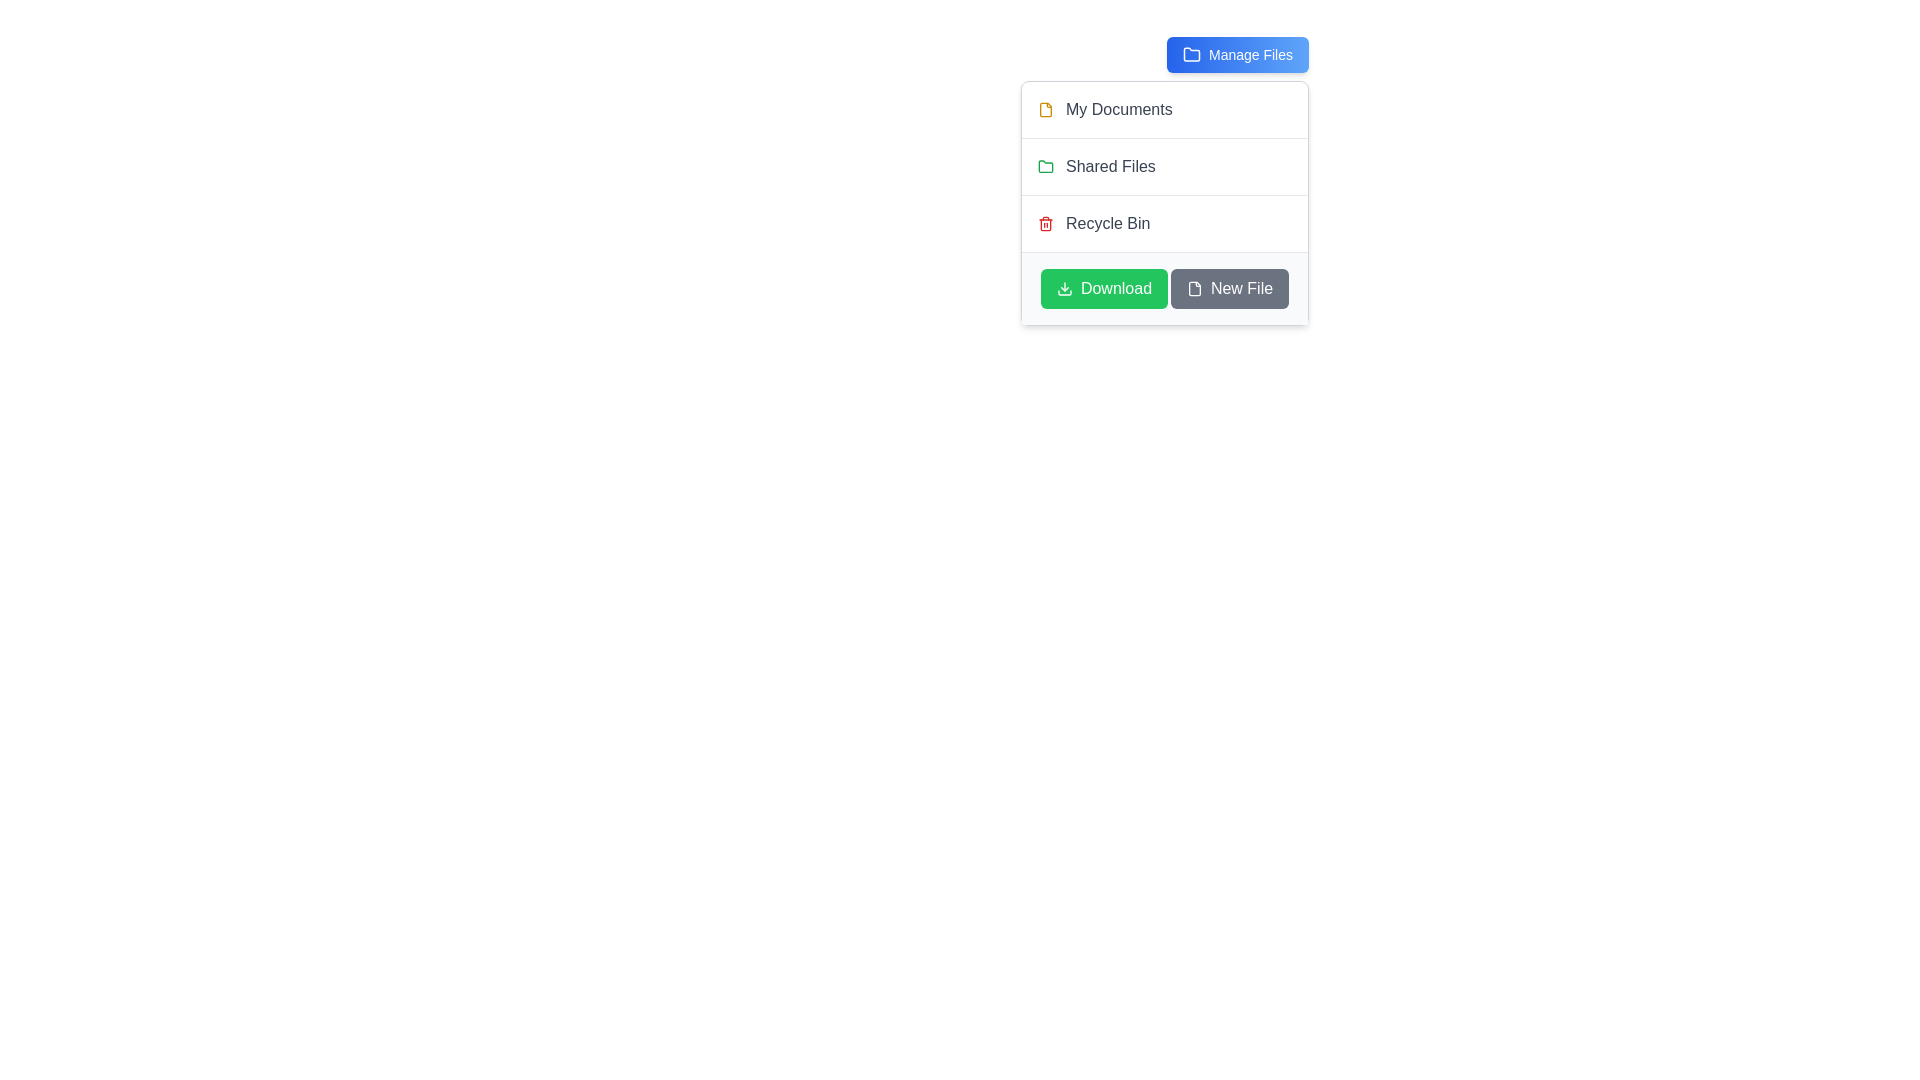 Image resolution: width=1920 pixels, height=1080 pixels. Describe the element at coordinates (1045, 110) in the screenshot. I see `the document icon located at the top-left section of the 'Manage Files' dropdown panel, which serves as a visual aid for identifying document content` at that location.